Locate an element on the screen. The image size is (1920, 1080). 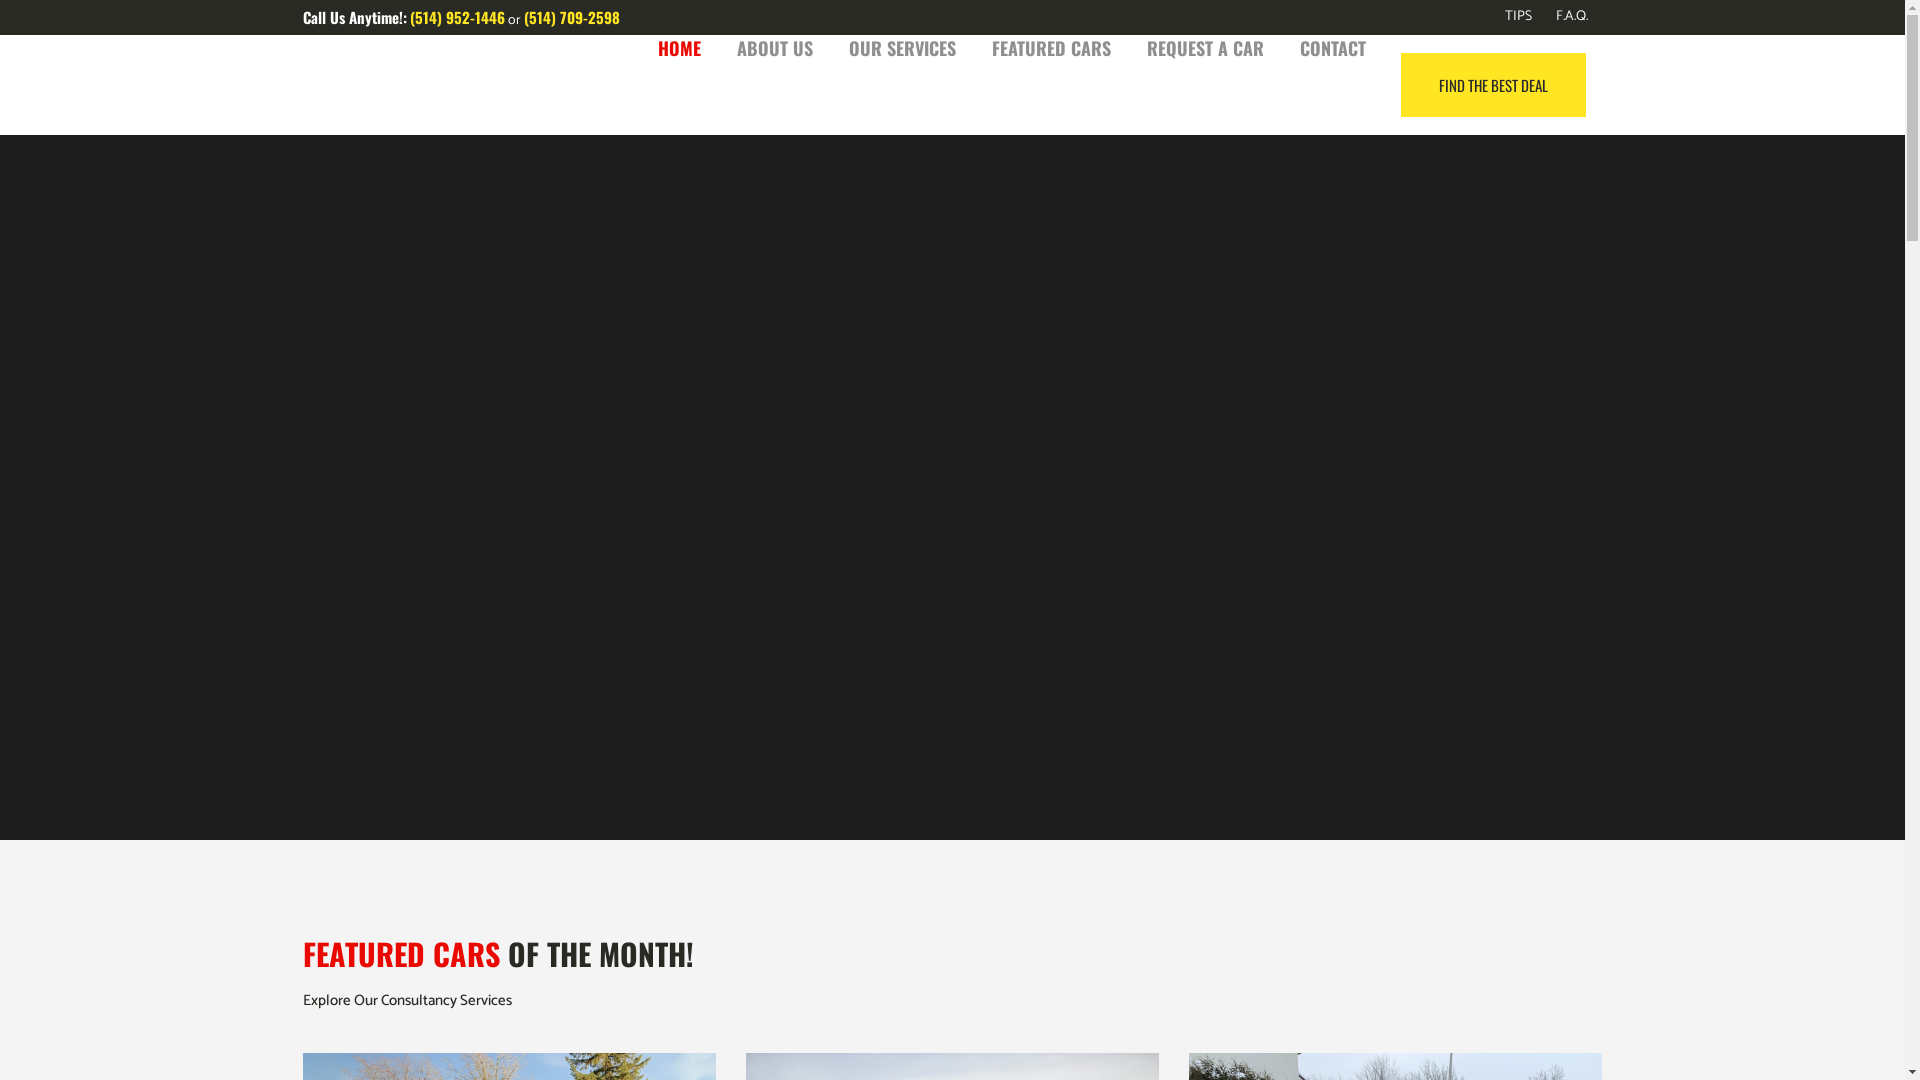
'OUR SERVICES' is located at coordinates (900, 46).